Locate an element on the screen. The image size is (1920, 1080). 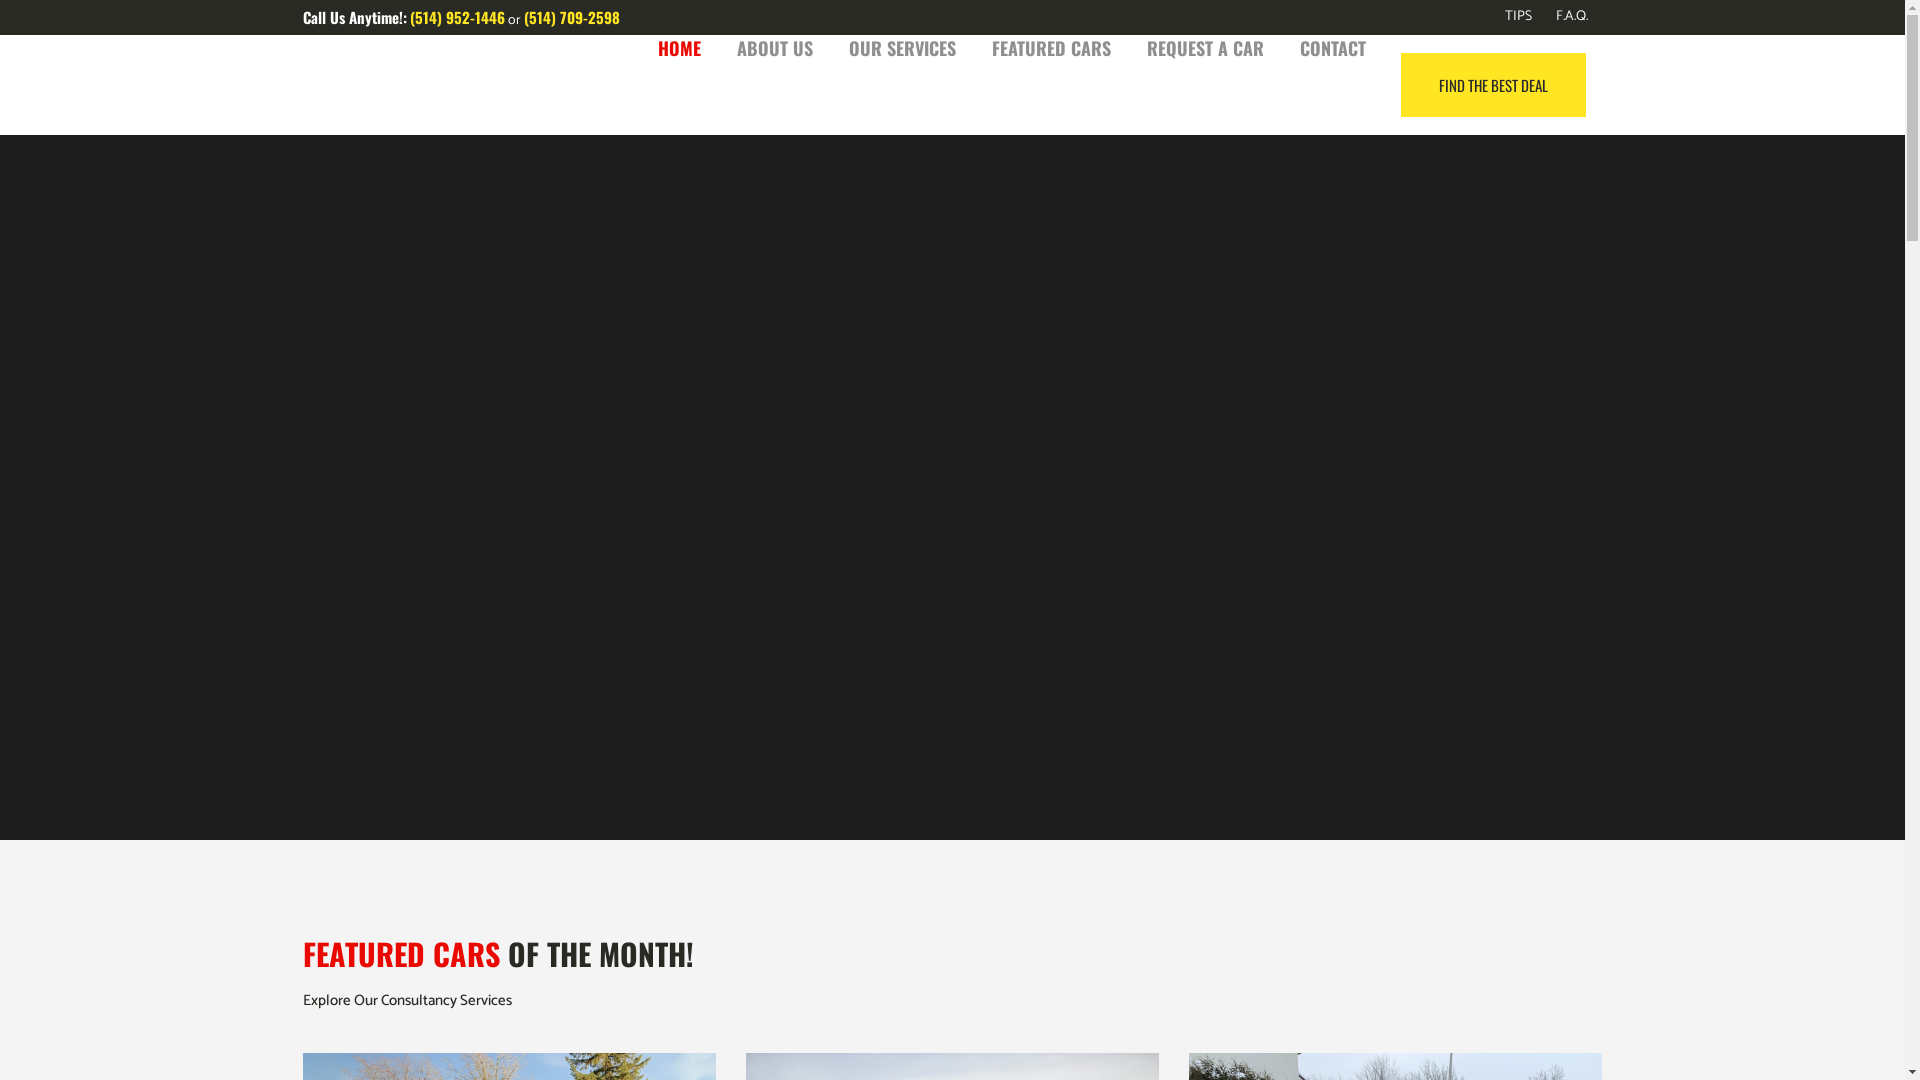
'OUR SERVICES' is located at coordinates (900, 46).